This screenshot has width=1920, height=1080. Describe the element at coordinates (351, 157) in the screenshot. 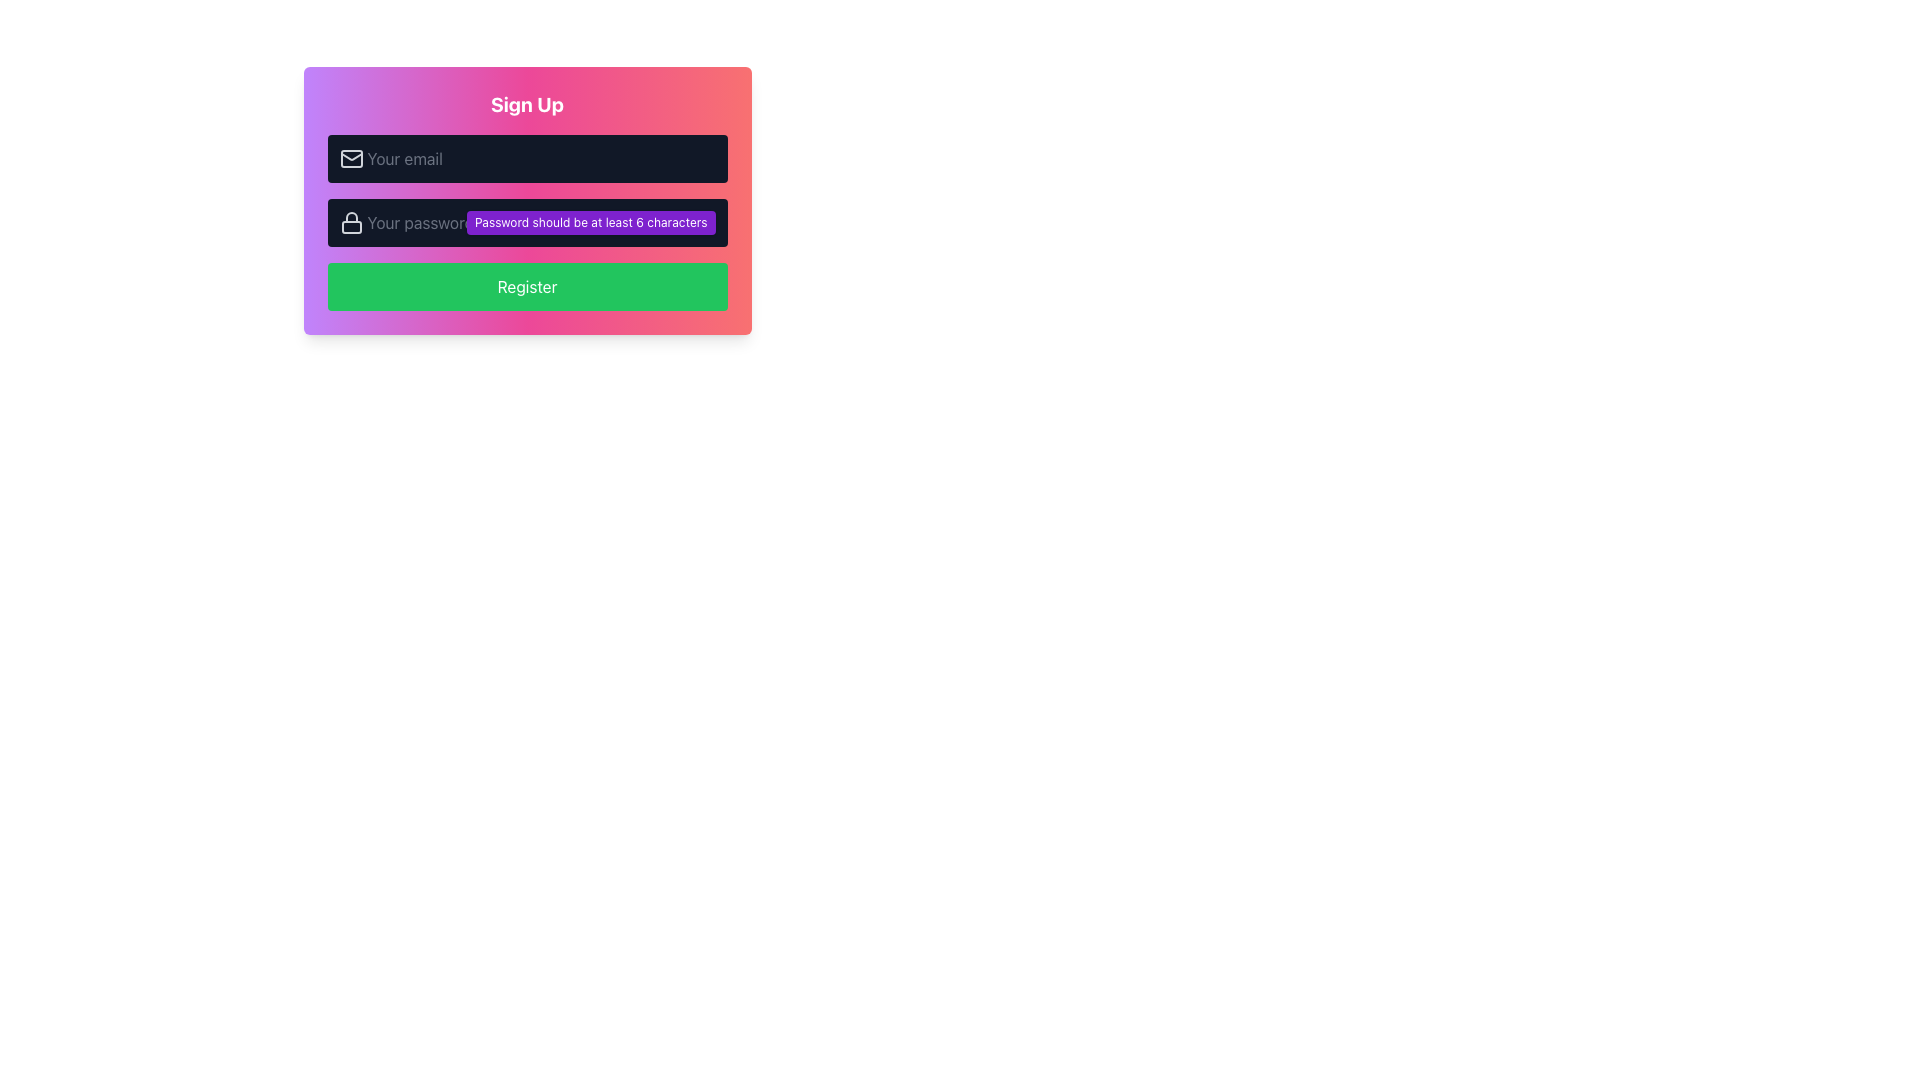

I see `the inner rectangle of the envelope icon, which complements the visual metaphor for email input, located to the left of the 'Your email' input box` at that location.